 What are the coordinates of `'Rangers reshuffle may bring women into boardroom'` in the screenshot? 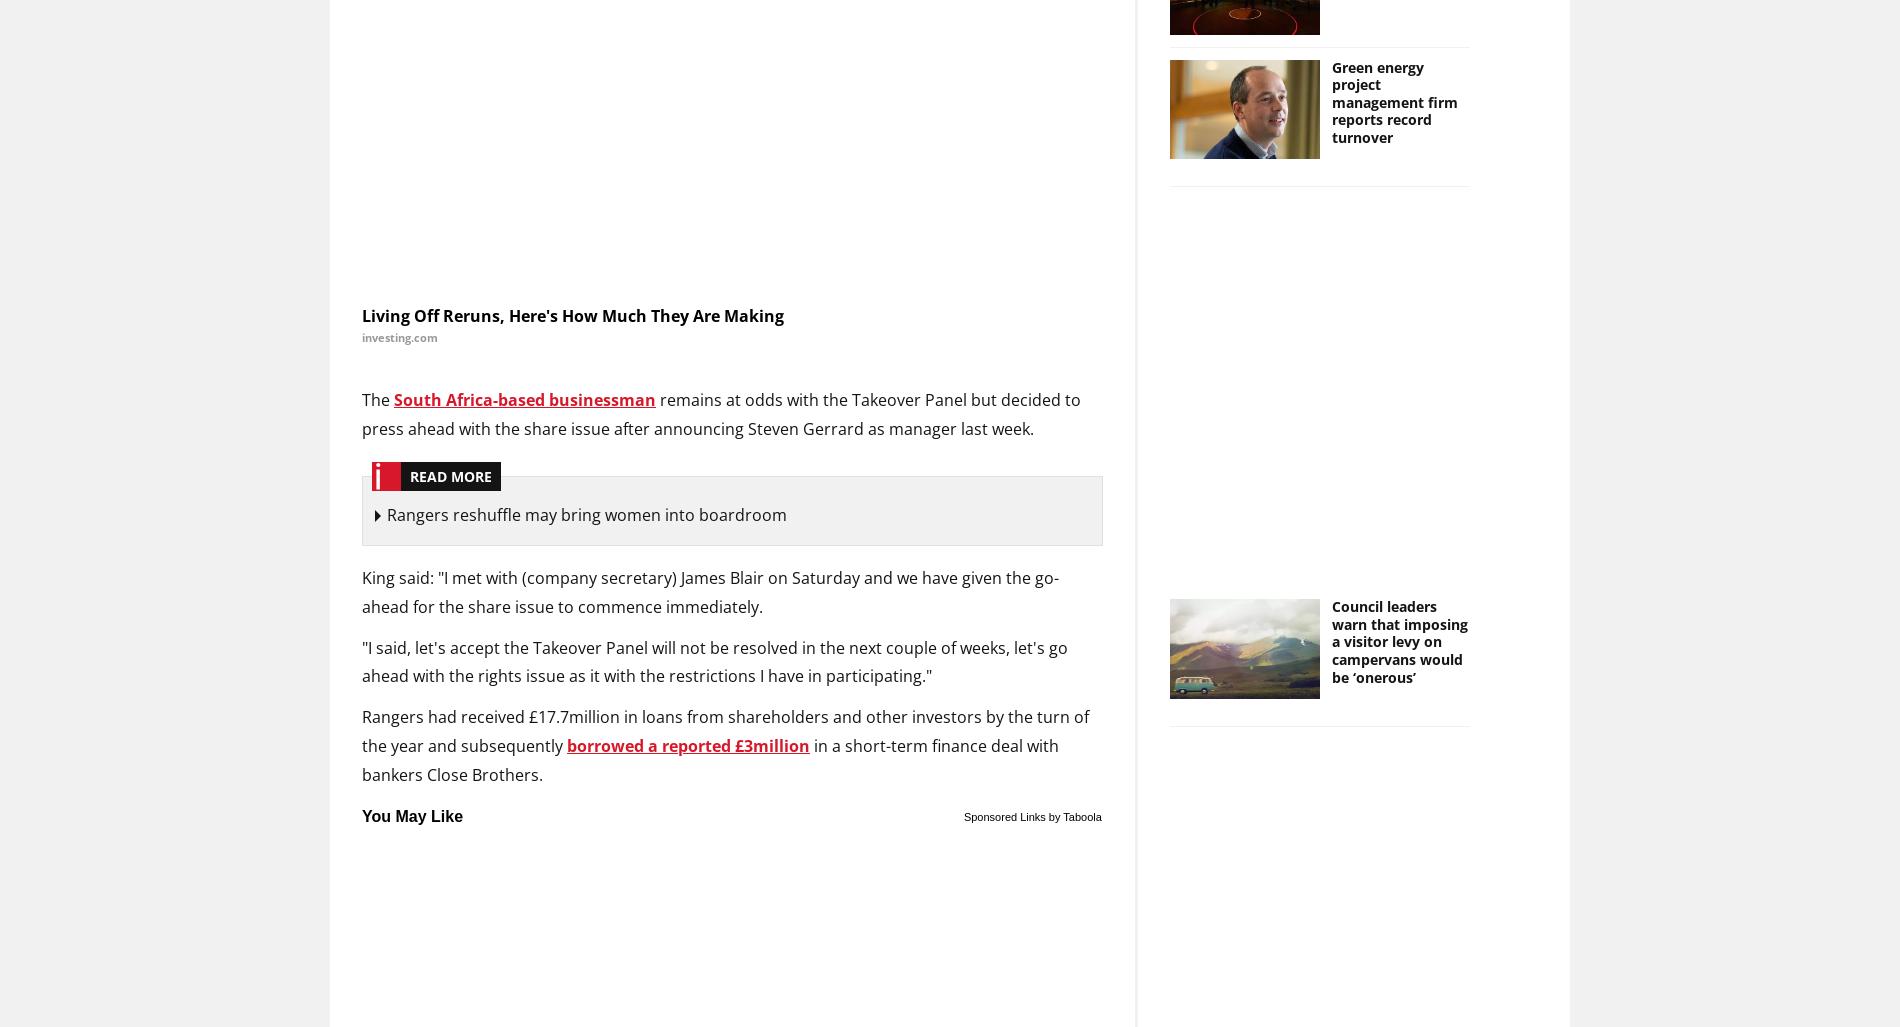 It's located at (586, 514).